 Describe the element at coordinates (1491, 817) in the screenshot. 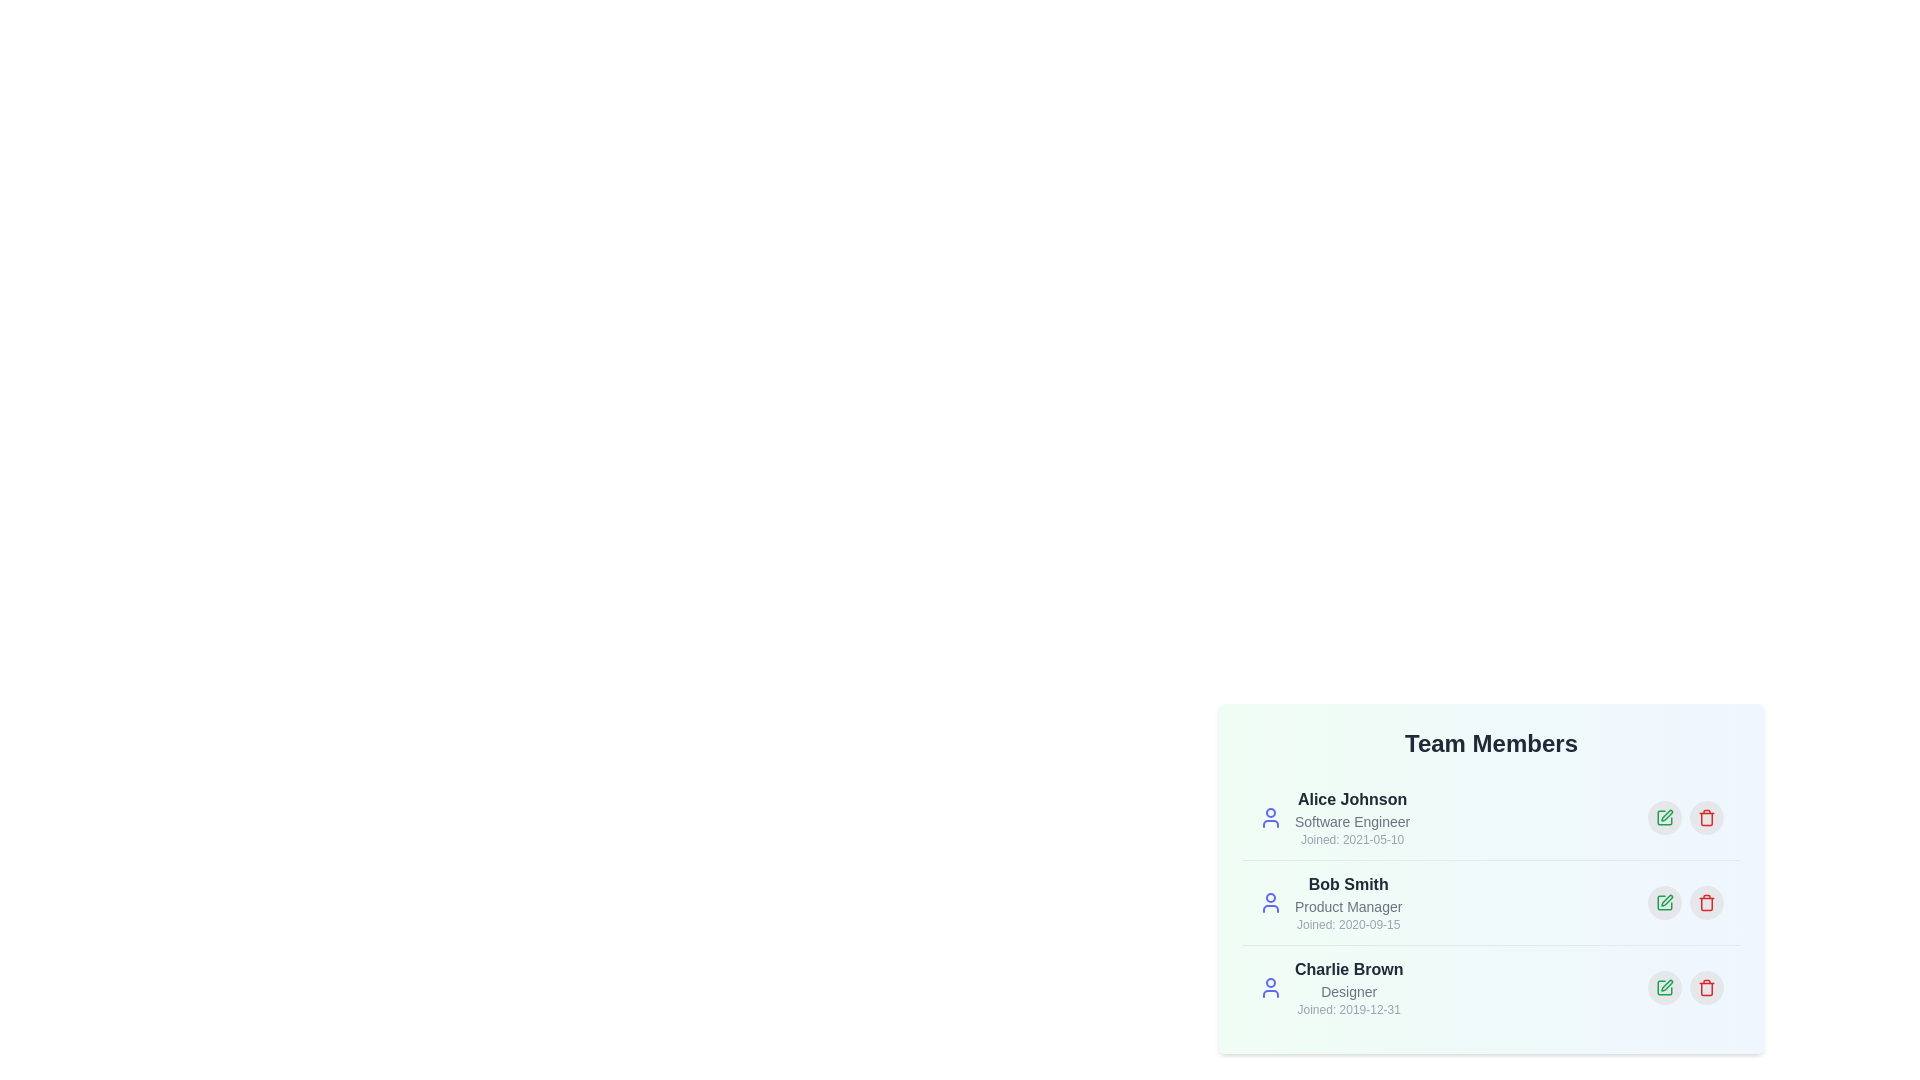

I see `the profile of Alice Johnson to highlight it` at that location.